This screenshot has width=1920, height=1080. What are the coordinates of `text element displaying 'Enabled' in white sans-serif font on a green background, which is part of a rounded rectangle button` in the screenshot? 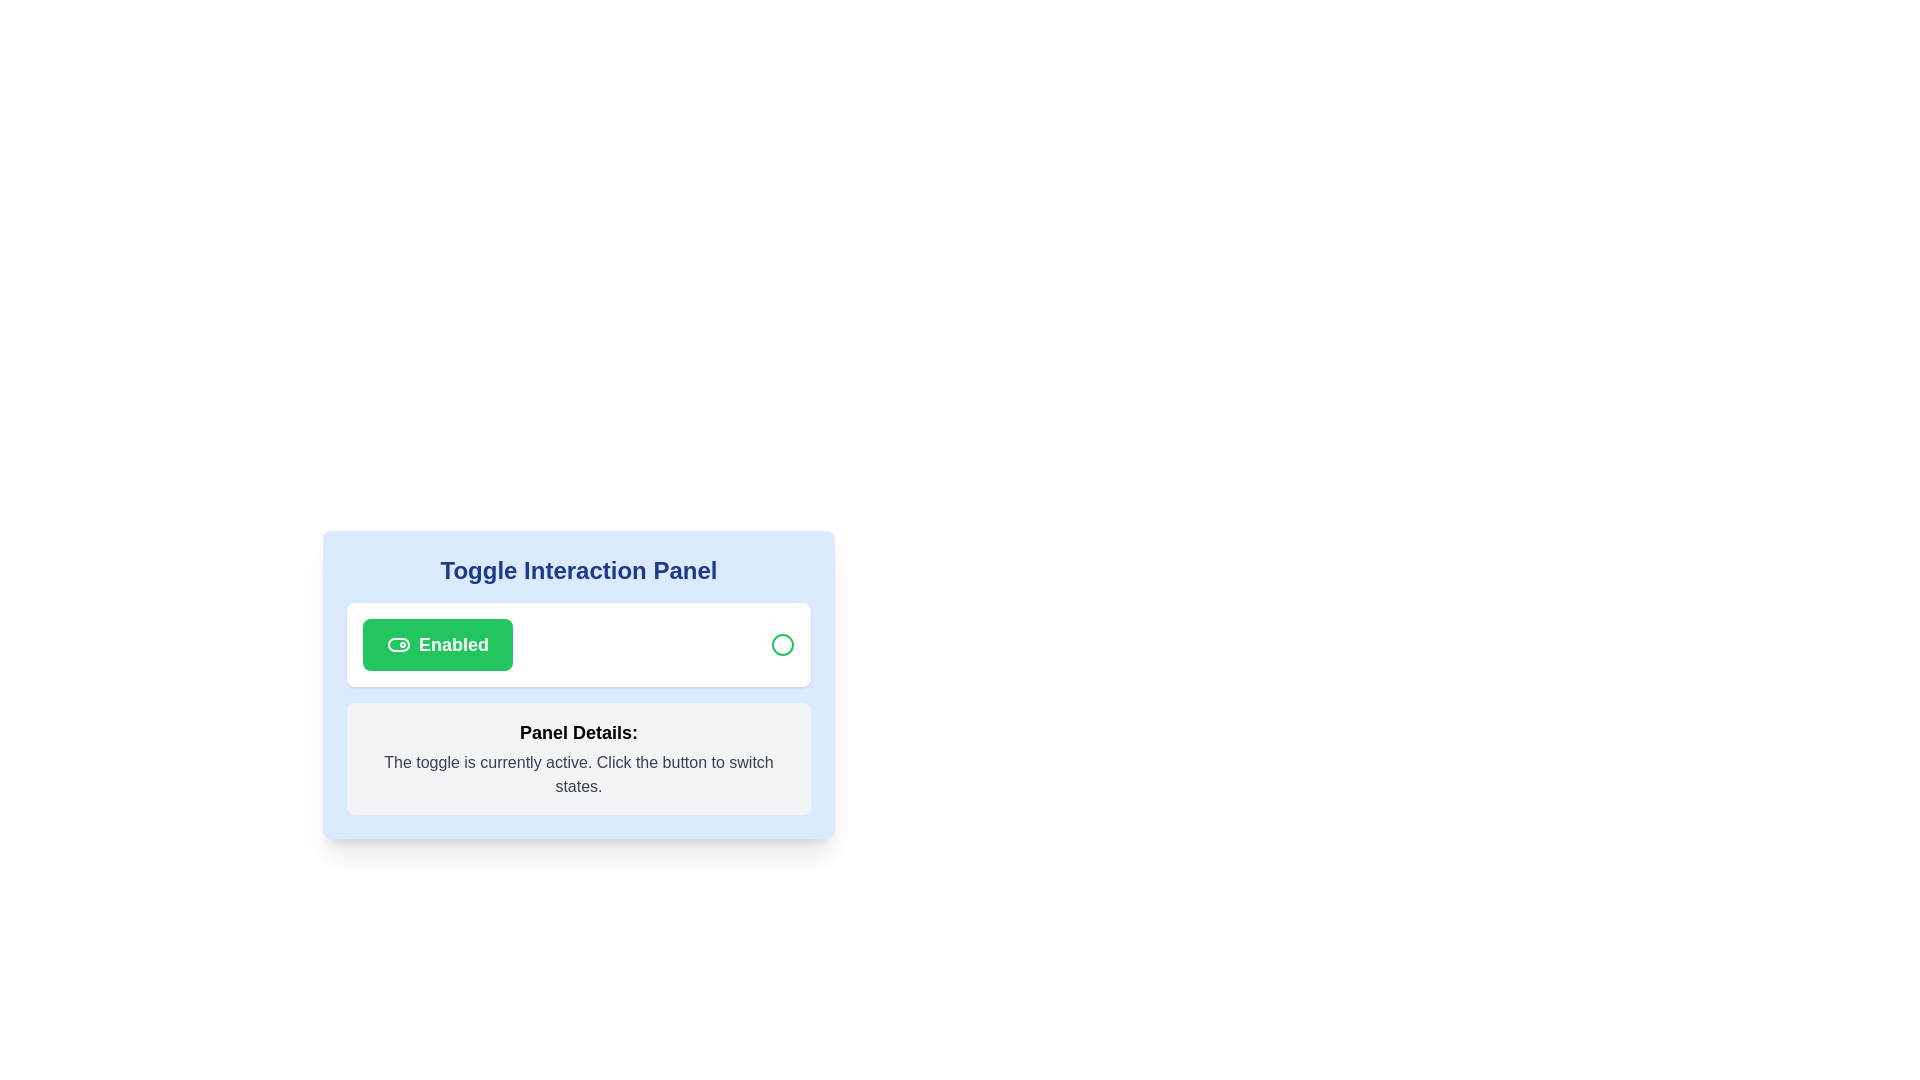 It's located at (453, 644).